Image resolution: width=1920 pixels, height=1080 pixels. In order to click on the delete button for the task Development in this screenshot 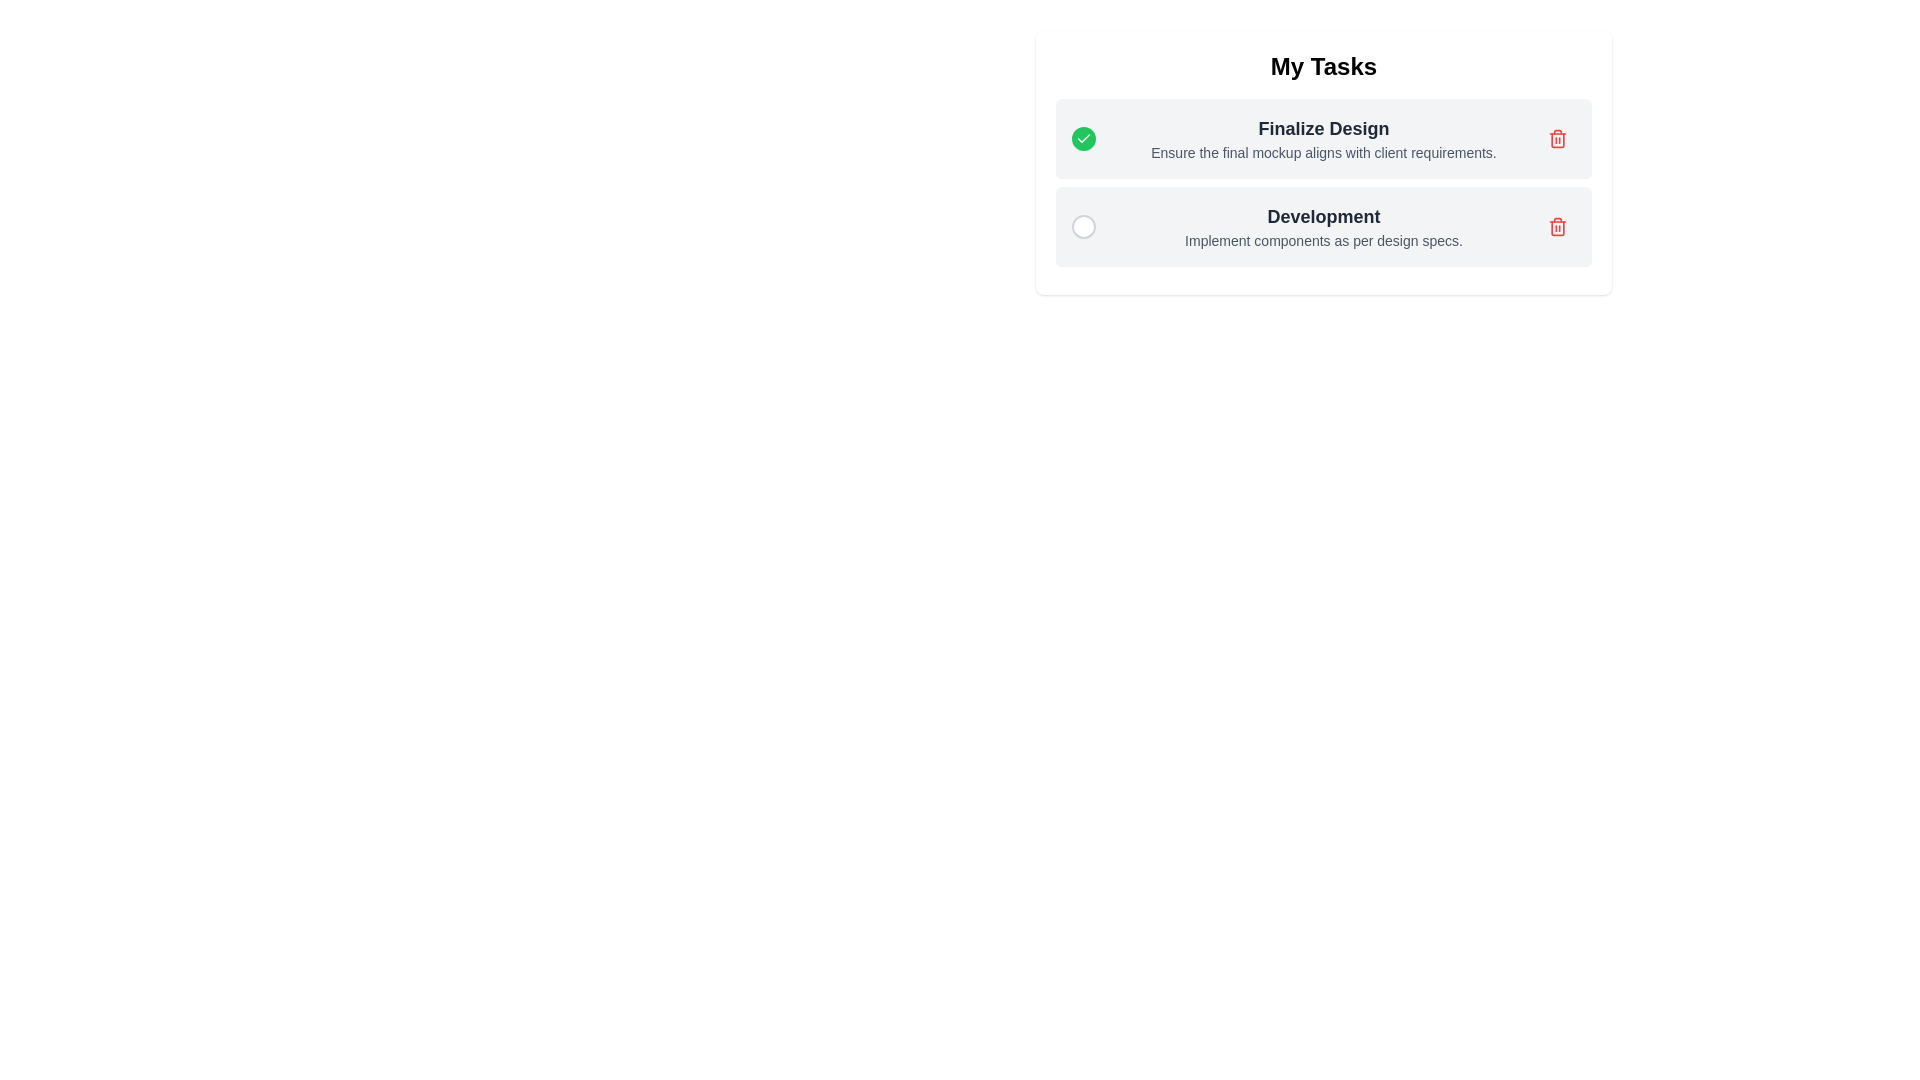, I will do `click(1557, 226)`.